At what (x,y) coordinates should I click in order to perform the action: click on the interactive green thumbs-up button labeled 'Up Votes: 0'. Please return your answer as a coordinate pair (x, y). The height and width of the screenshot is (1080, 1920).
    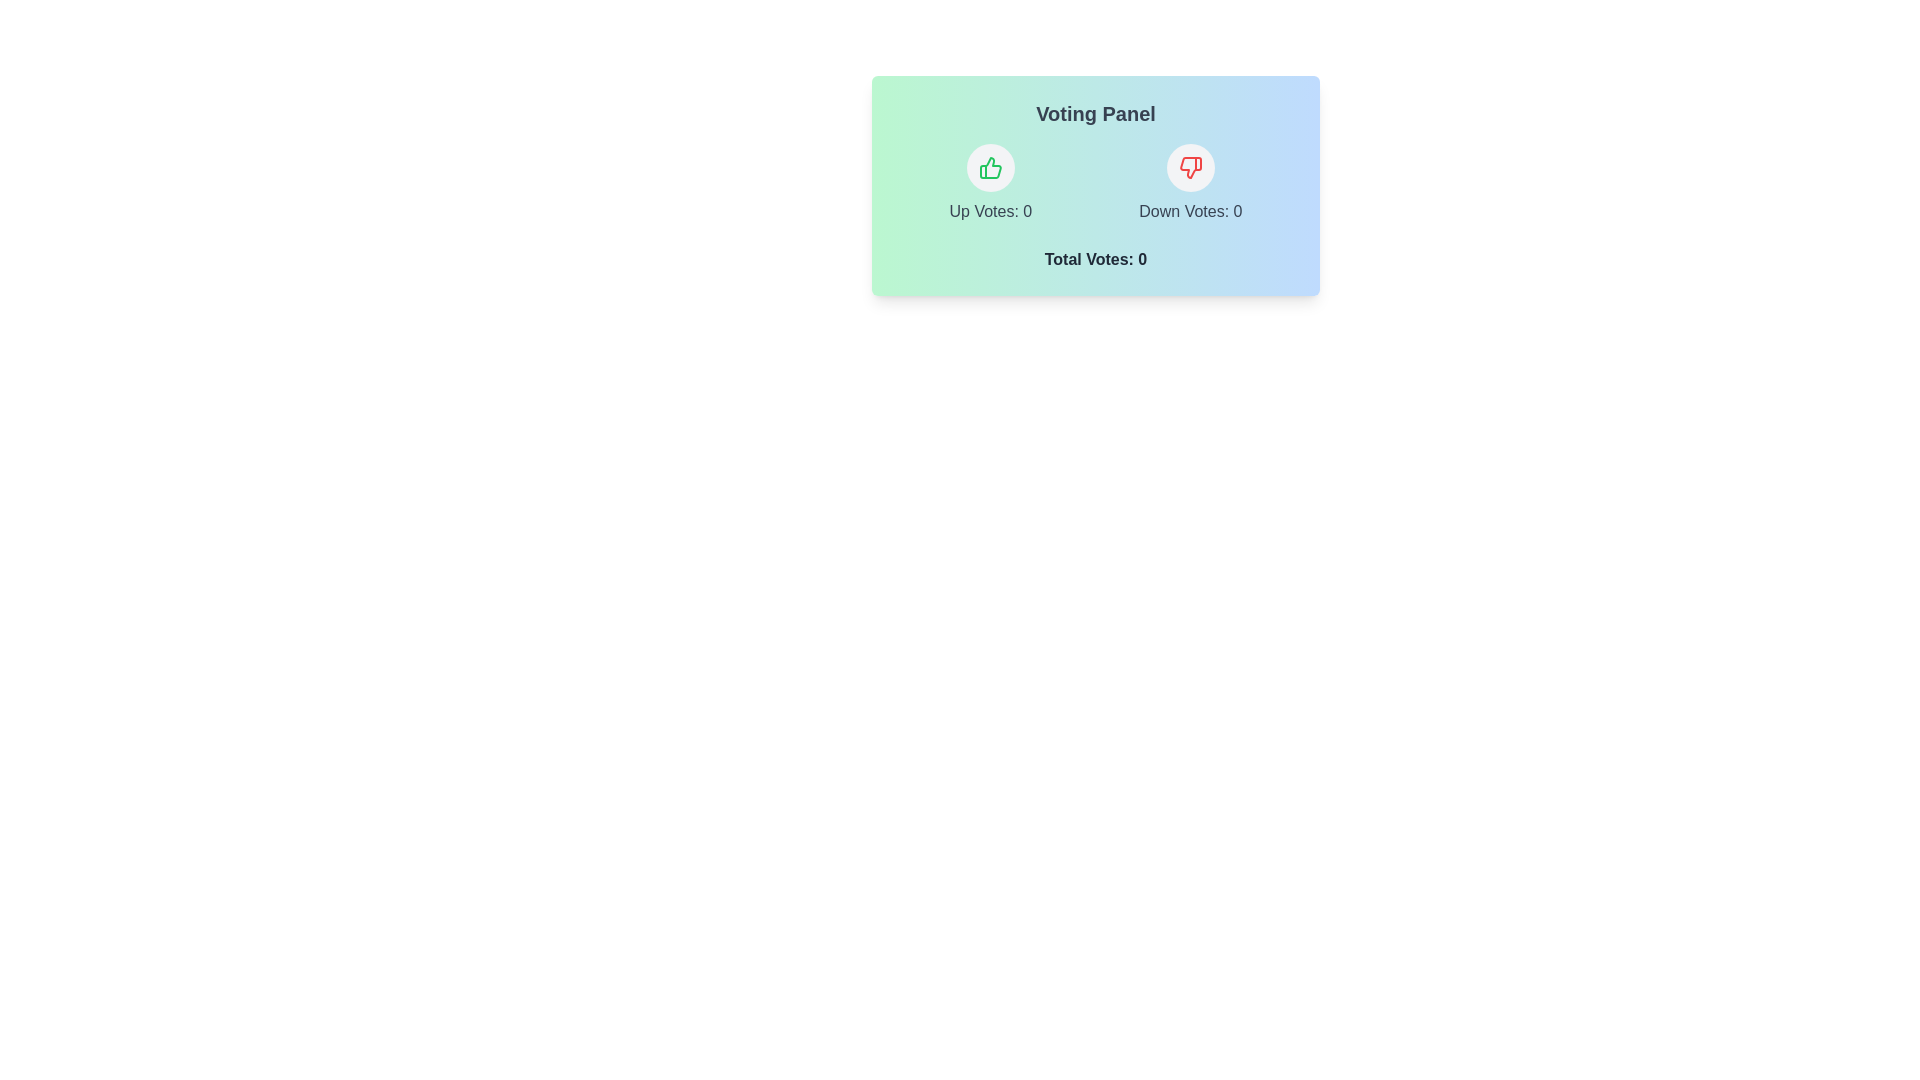
    Looking at the image, I should click on (990, 184).